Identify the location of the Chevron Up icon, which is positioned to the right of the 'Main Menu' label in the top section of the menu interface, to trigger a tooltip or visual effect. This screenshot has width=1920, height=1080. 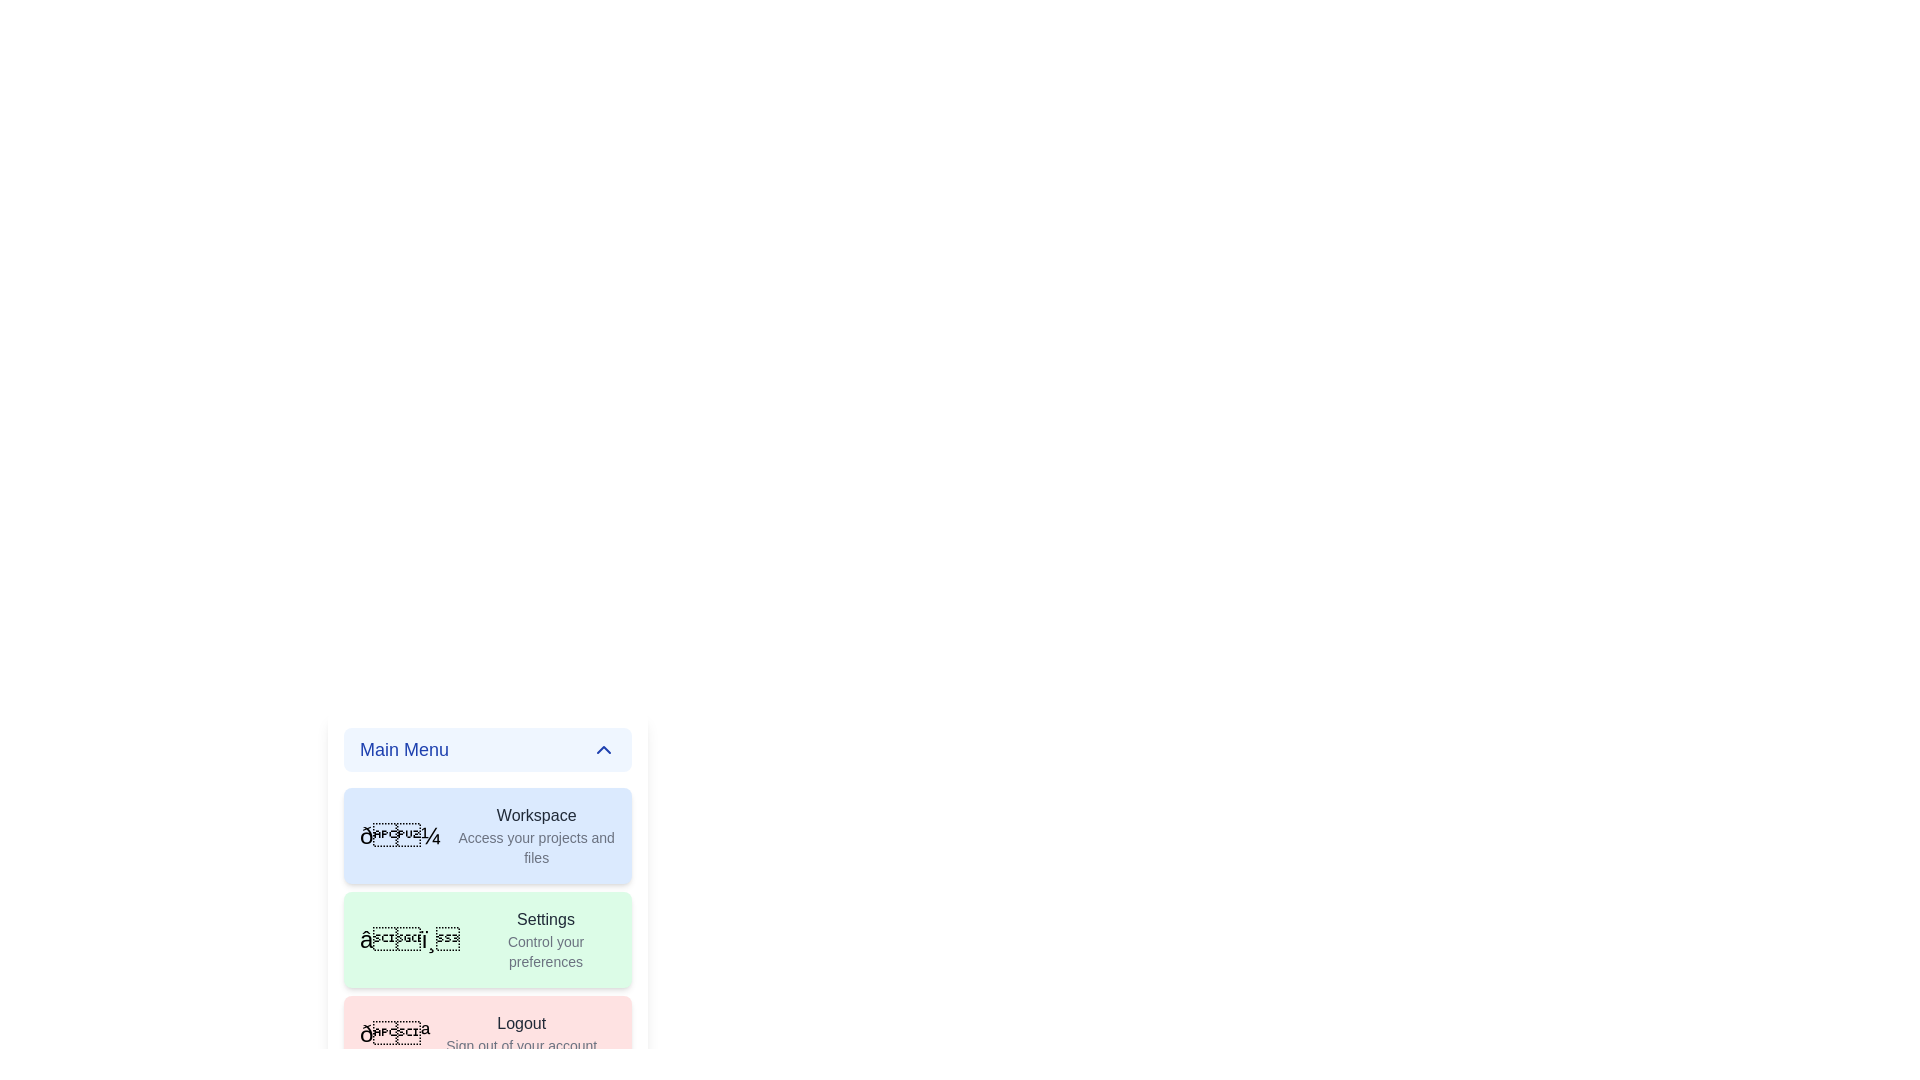
(603, 749).